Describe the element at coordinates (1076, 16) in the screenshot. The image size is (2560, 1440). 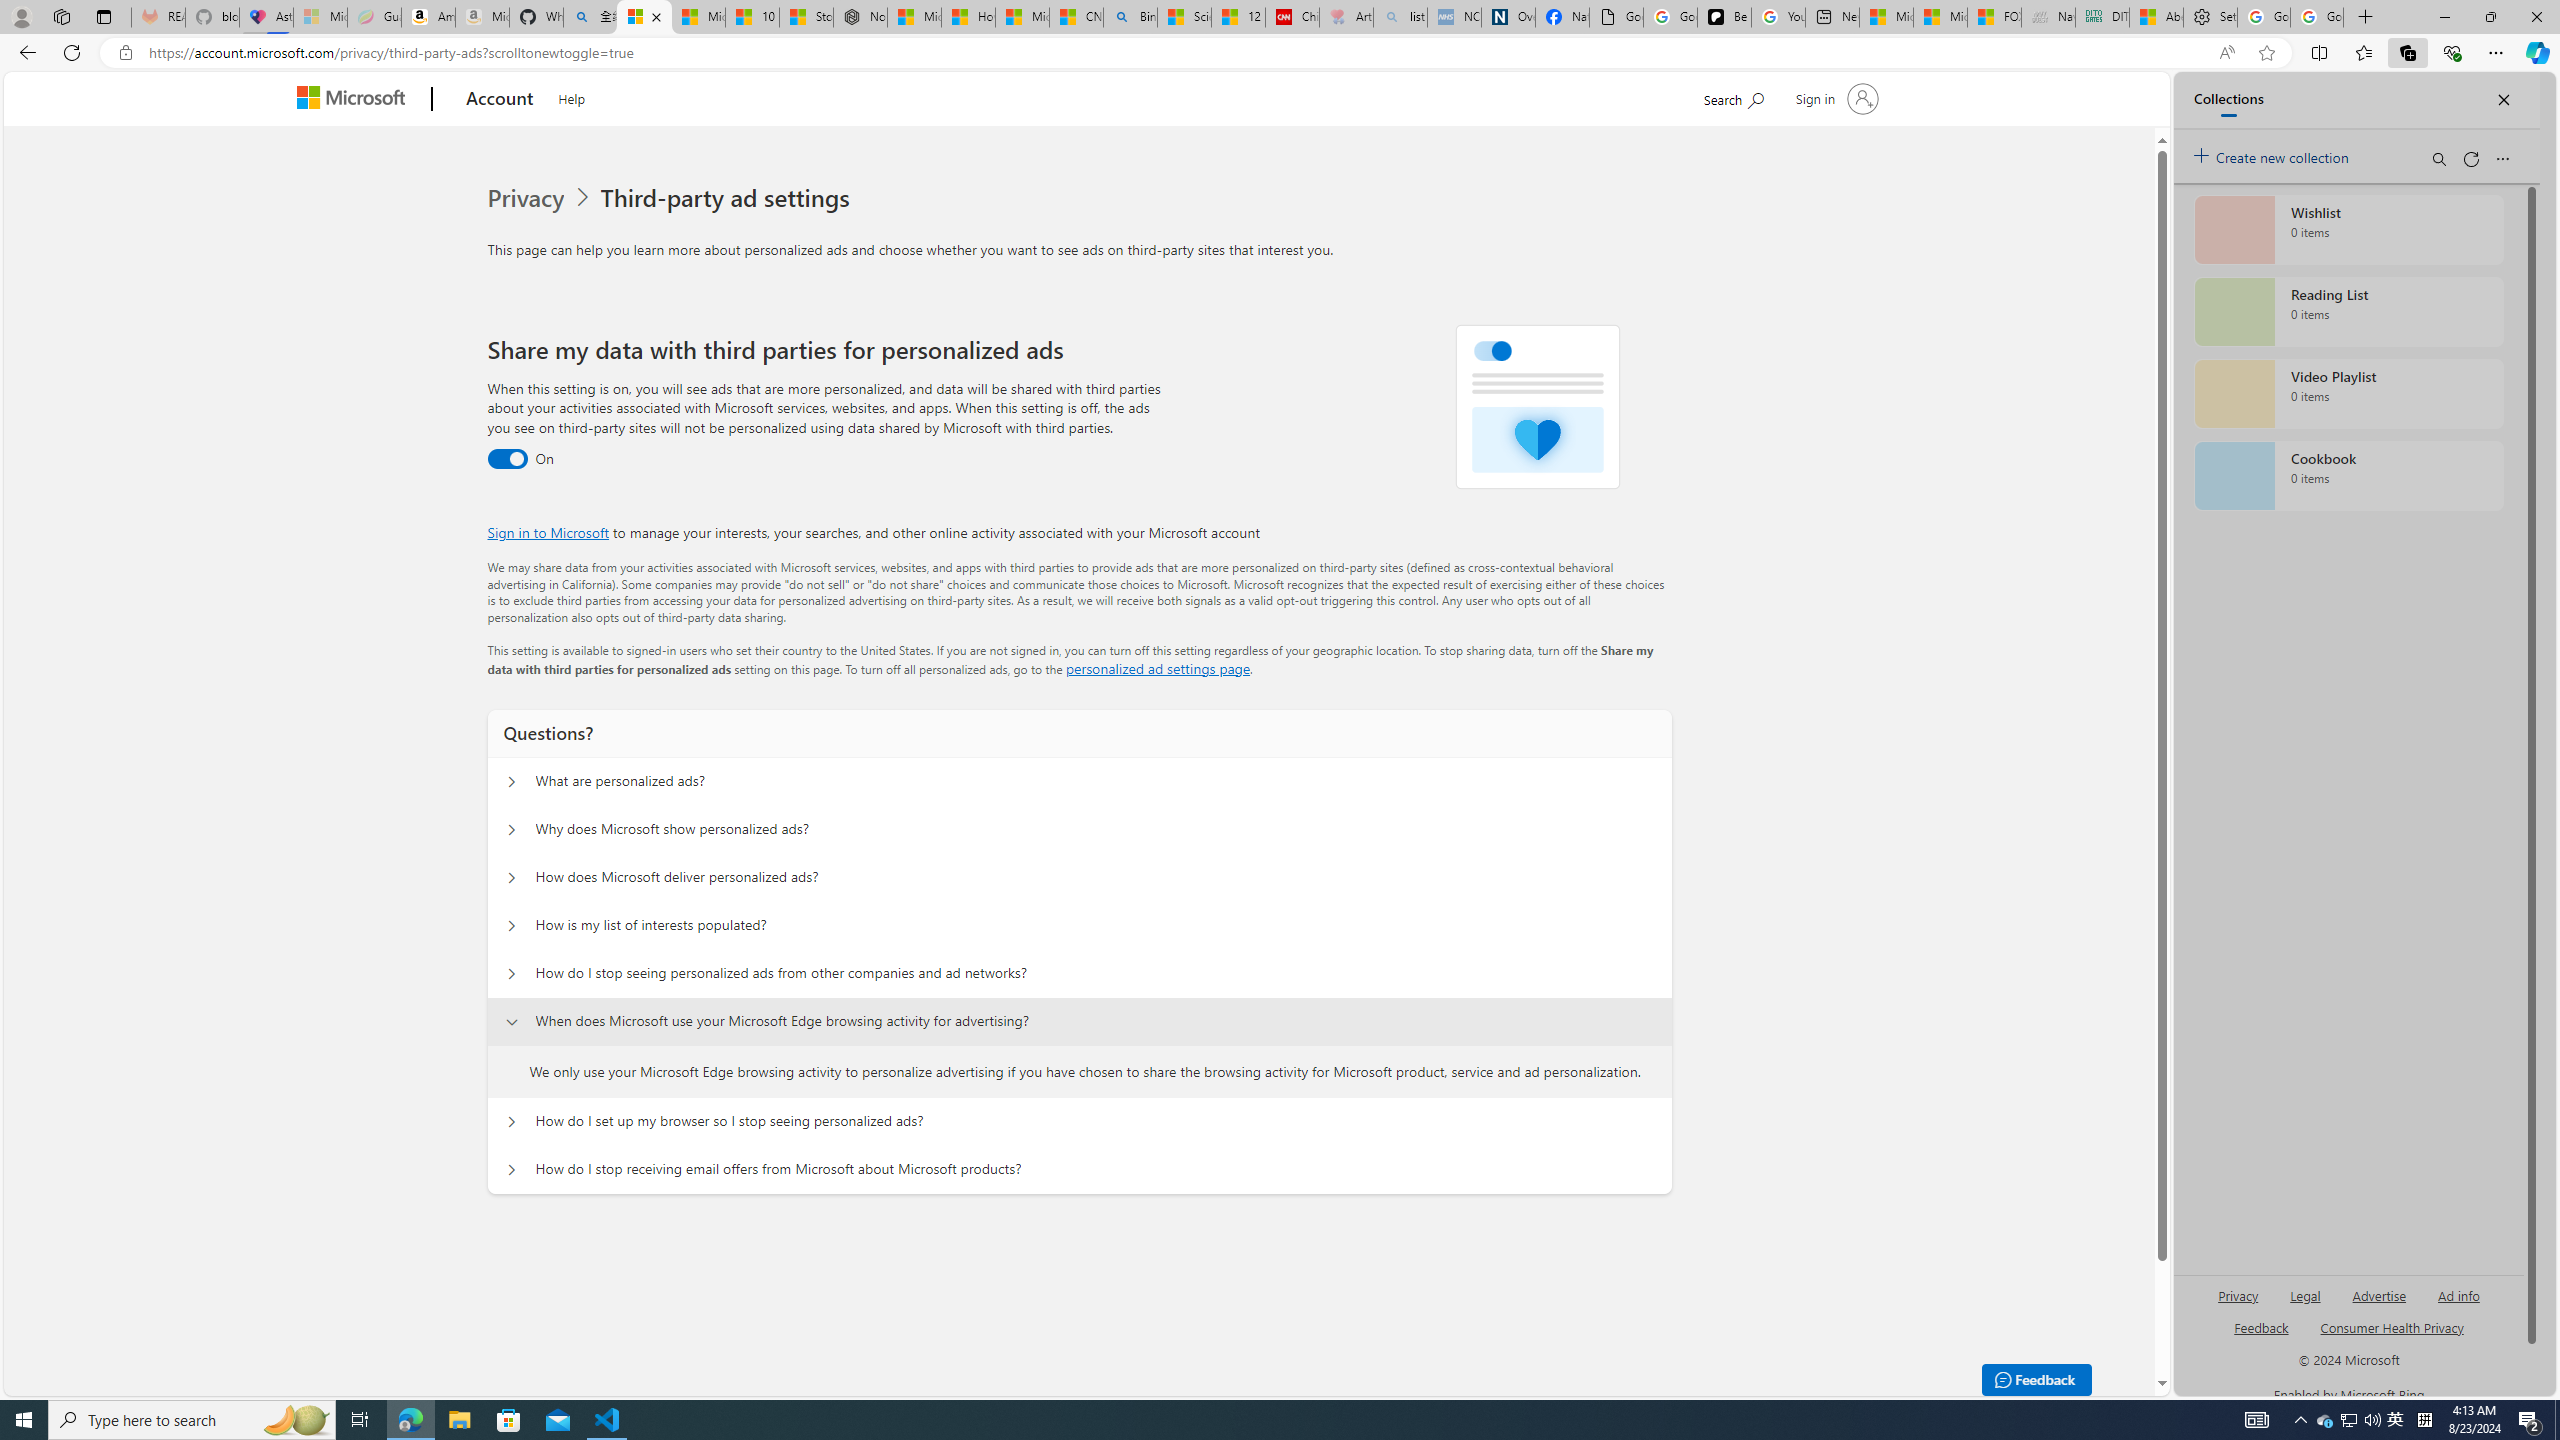
I see `'CNN - MSN'` at that location.